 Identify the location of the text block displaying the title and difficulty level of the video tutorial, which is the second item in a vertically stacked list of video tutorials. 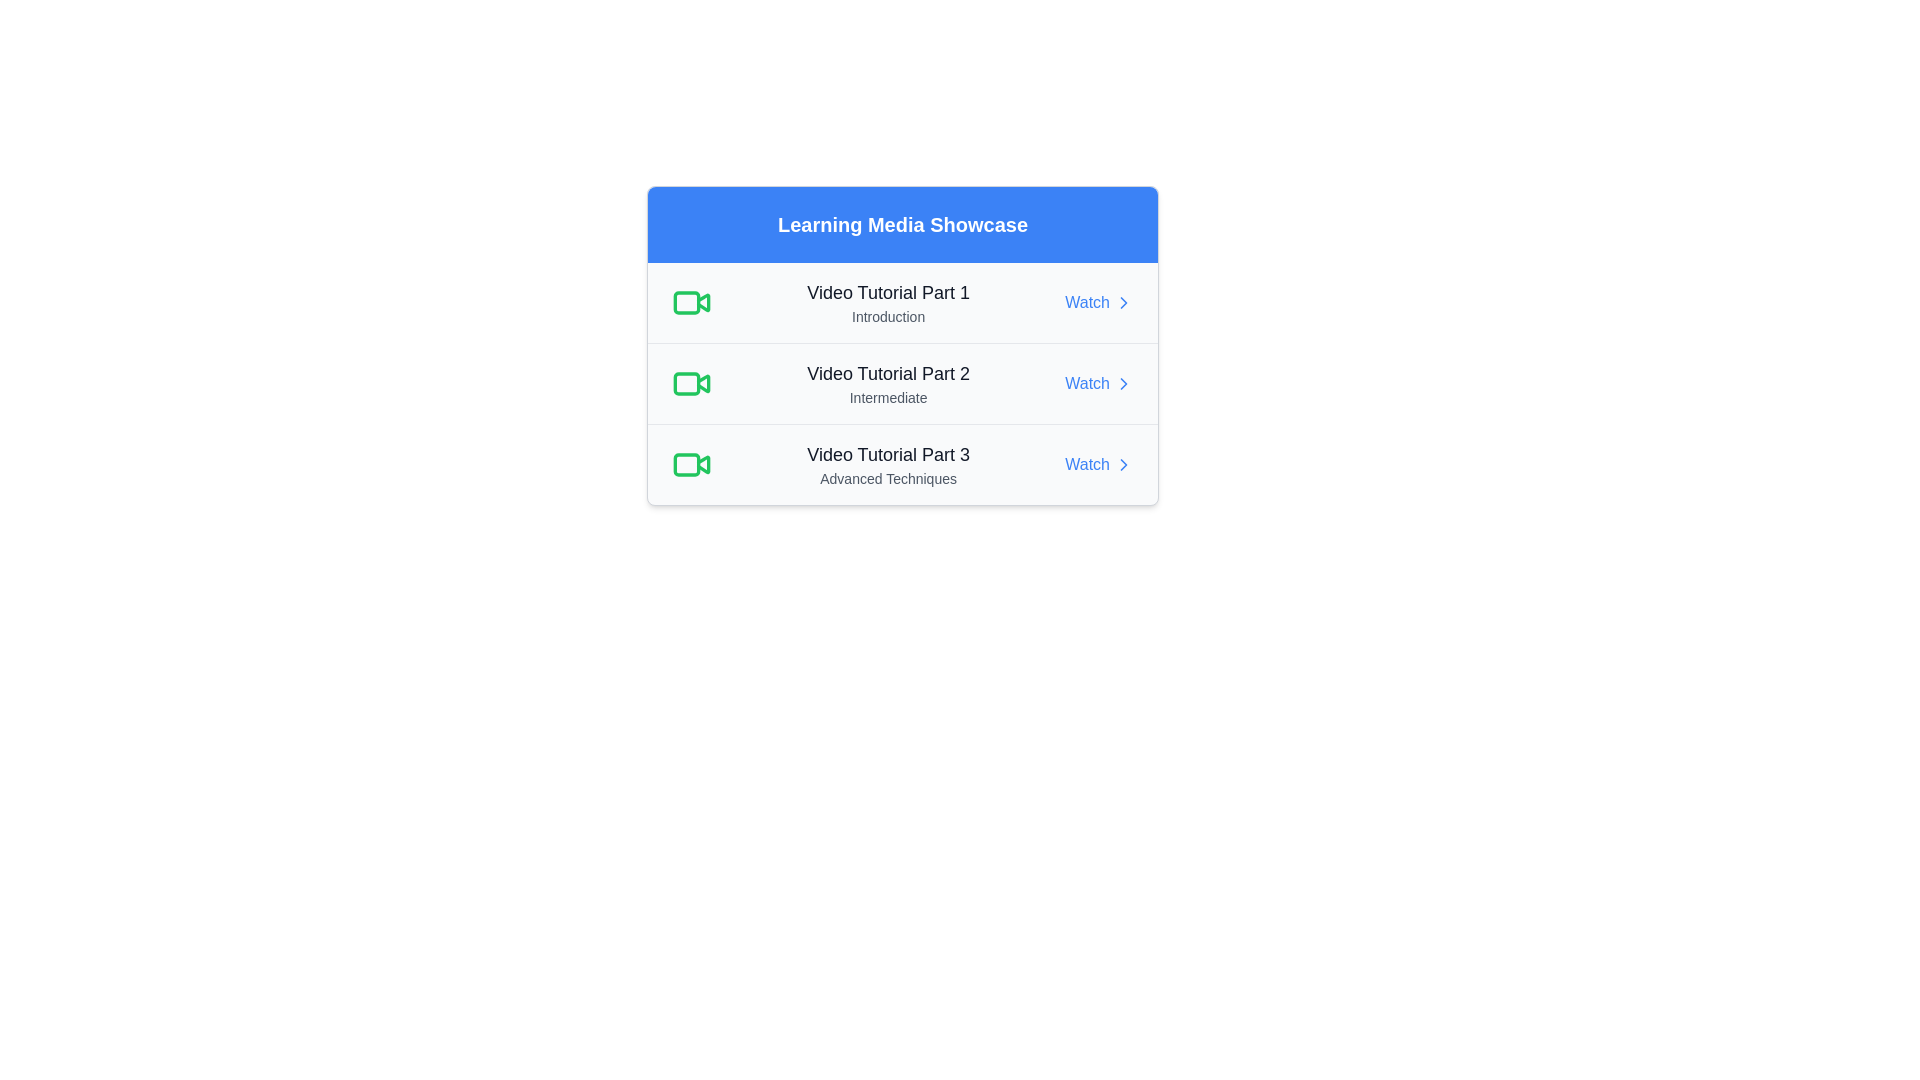
(887, 384).